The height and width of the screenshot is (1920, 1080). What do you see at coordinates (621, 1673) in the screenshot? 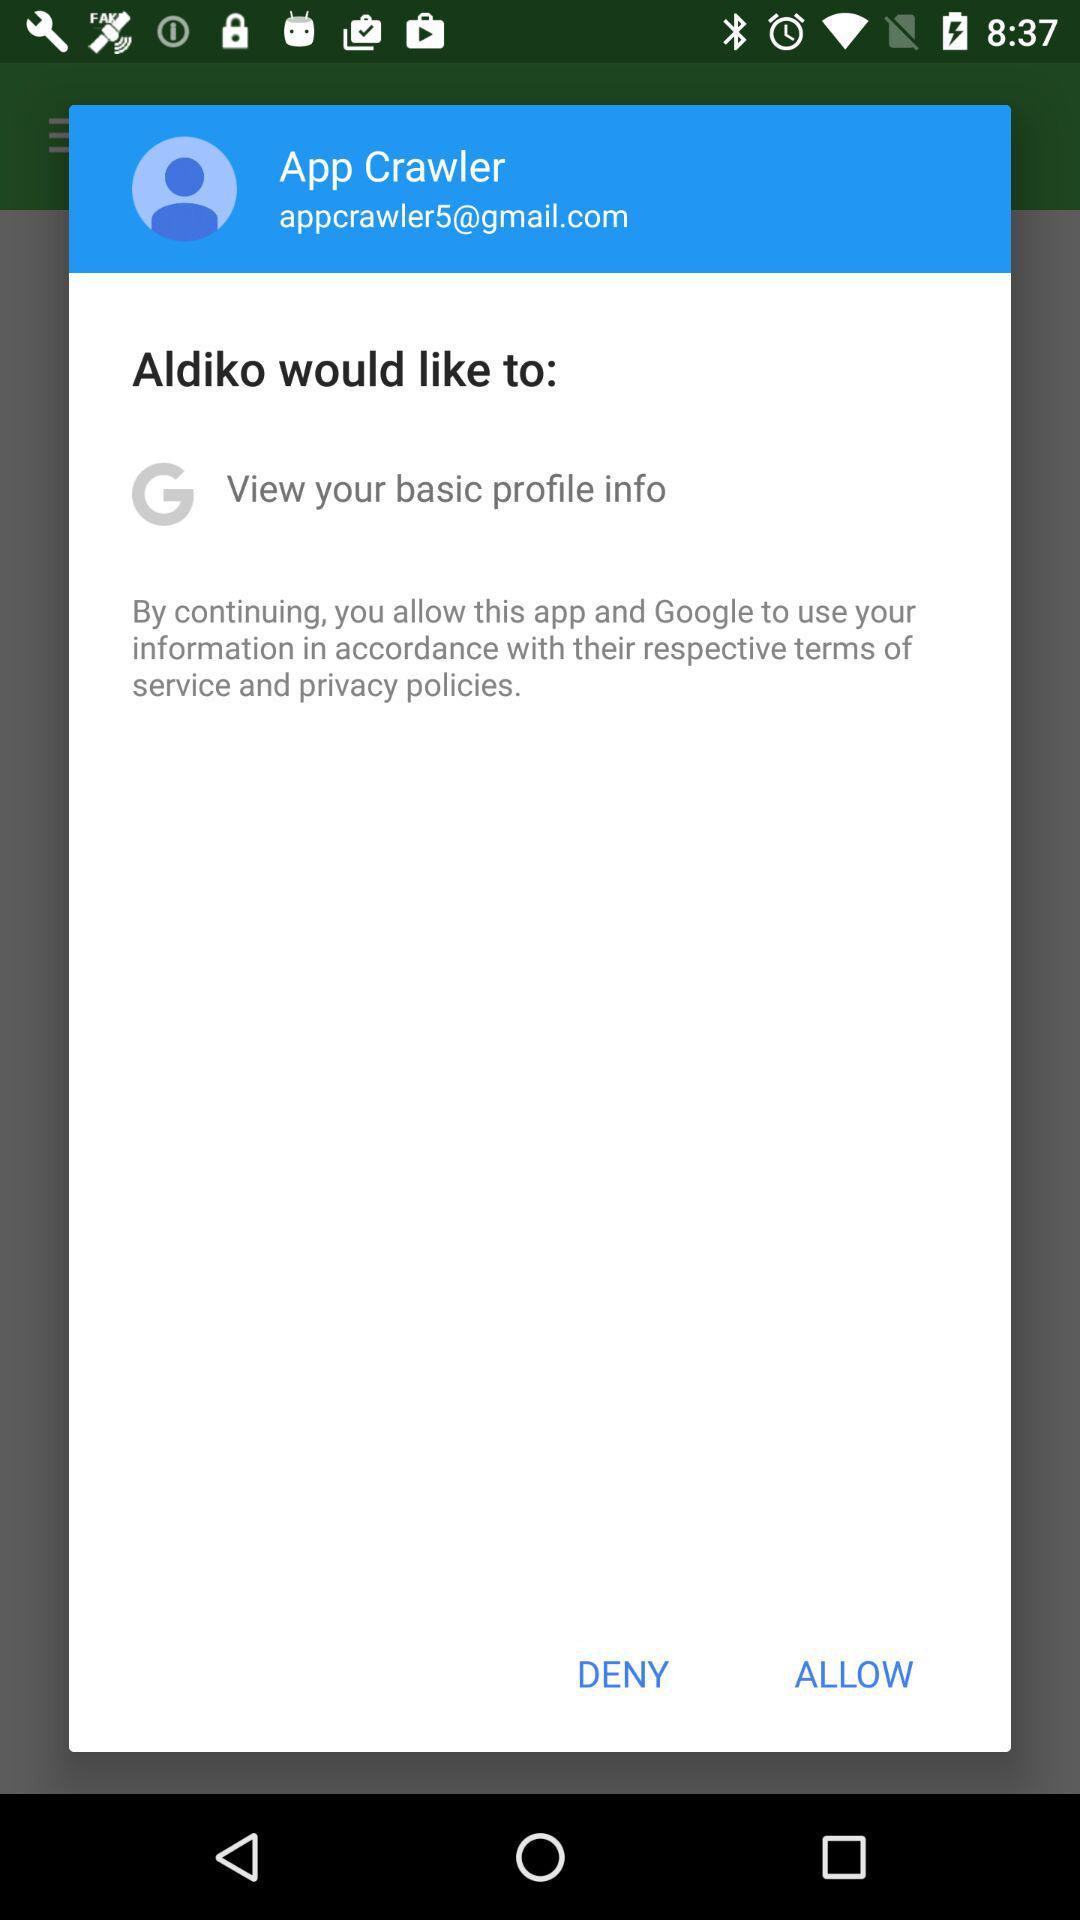
I see `the item next to the allow item` at bounding box center [621, 1673].